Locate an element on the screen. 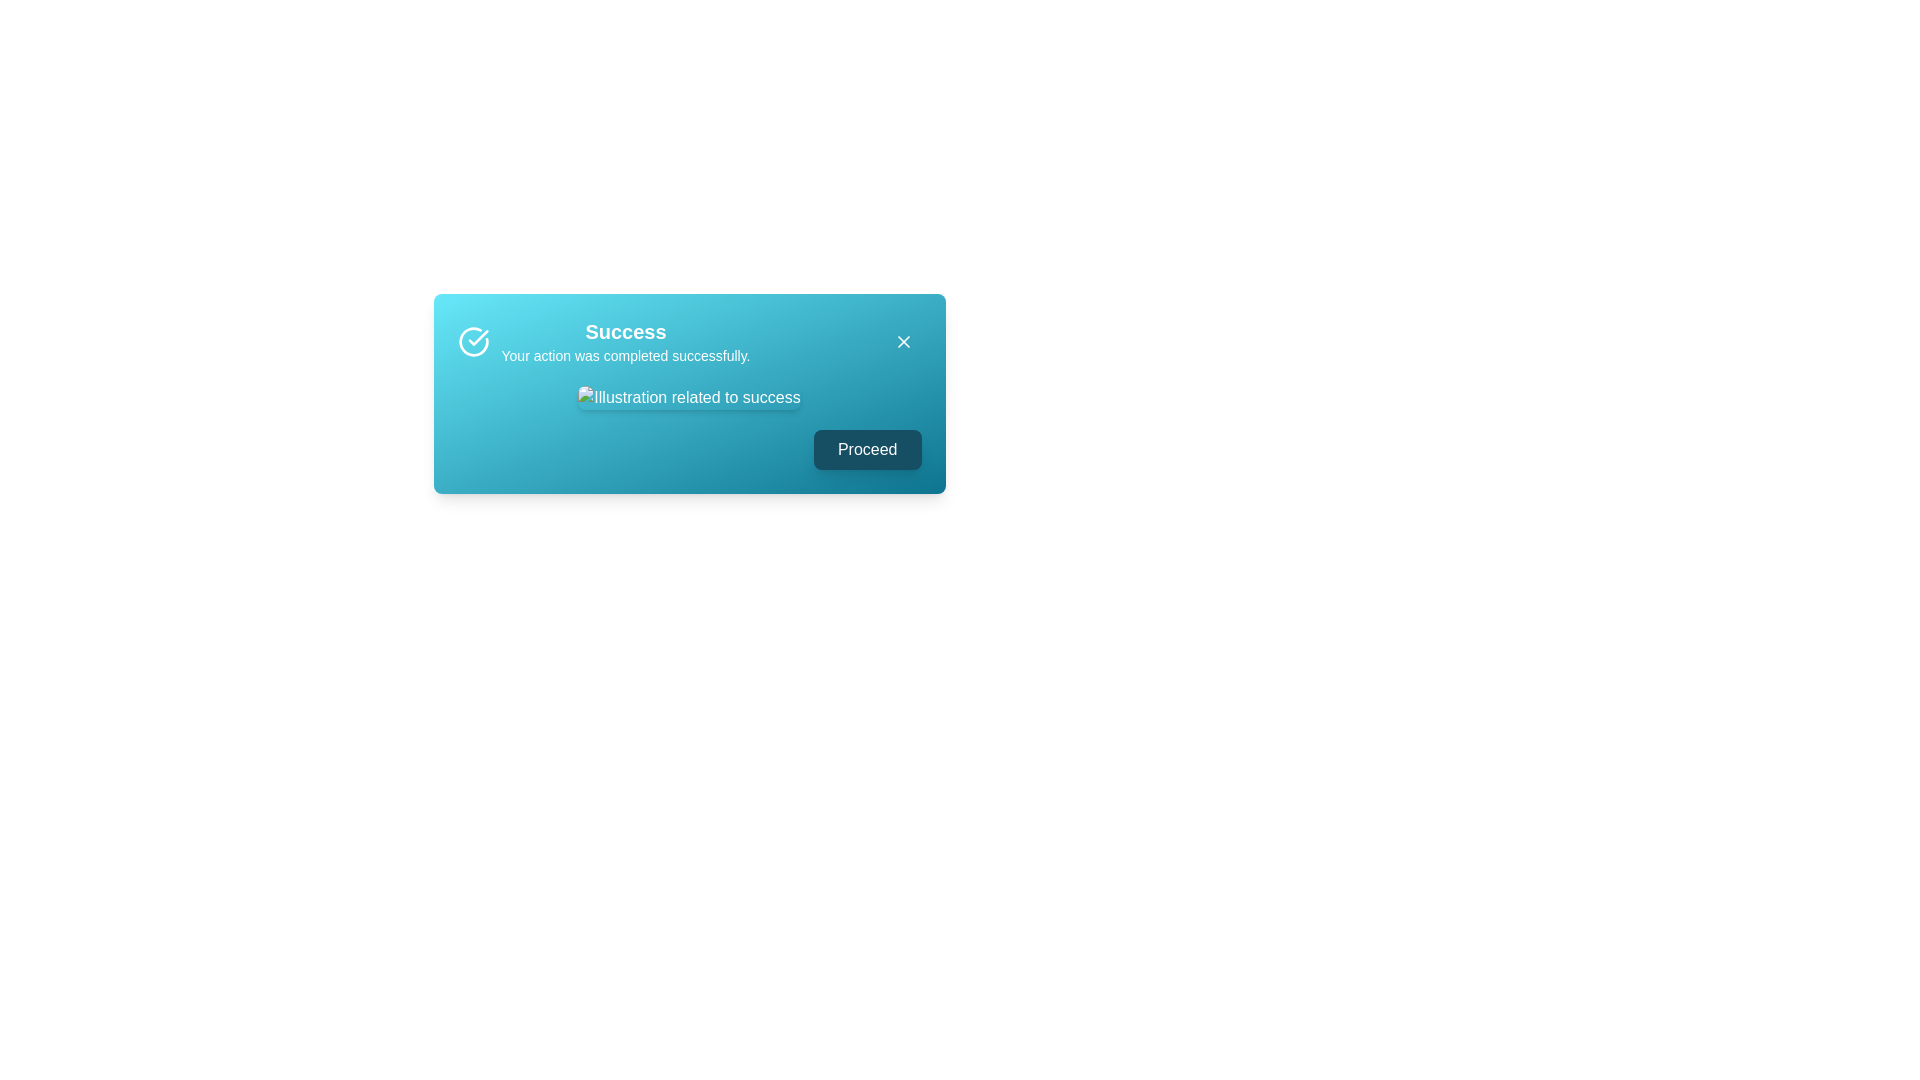 Image resolution: width=1920 pixels, height=1080 pixels. the image to inspect it is located at coordinates (689, 397).